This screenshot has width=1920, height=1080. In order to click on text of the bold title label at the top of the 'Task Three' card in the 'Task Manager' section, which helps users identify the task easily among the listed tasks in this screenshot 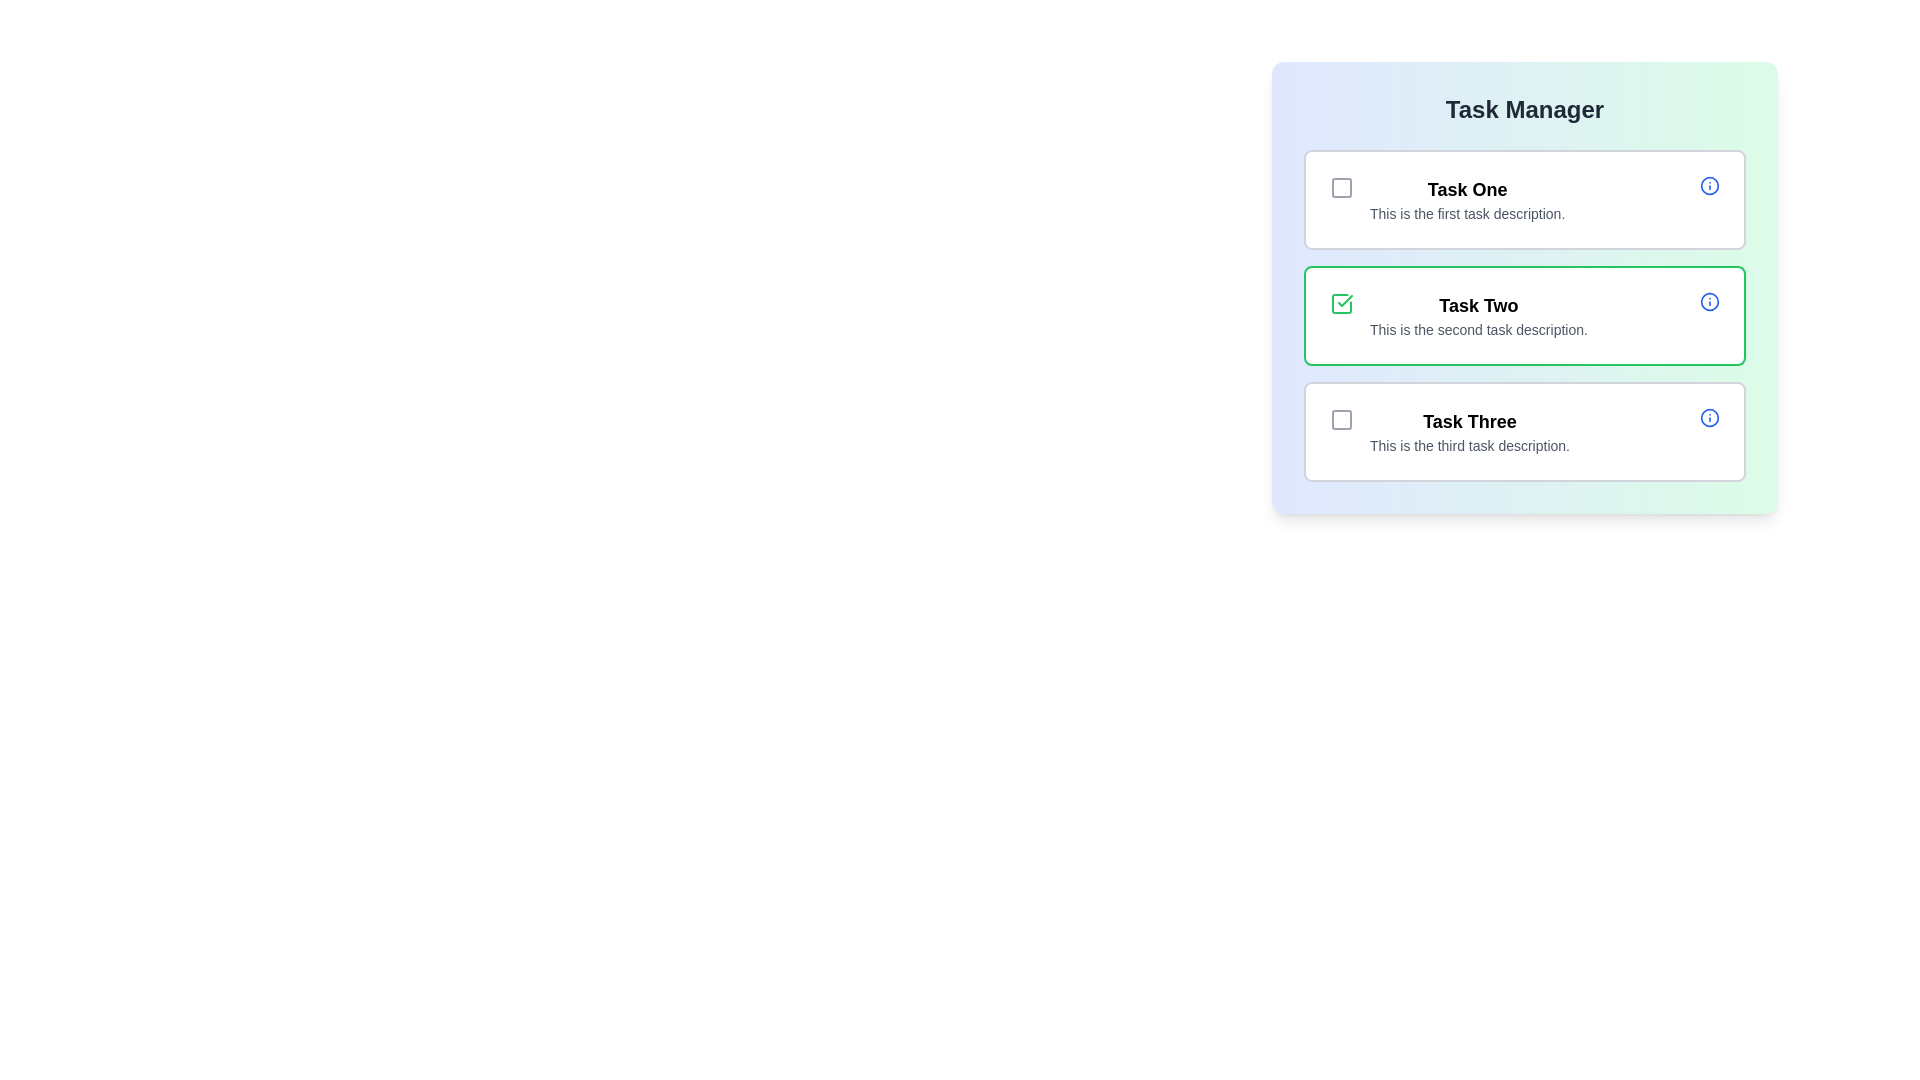, I will do `click(1469, 420)`.